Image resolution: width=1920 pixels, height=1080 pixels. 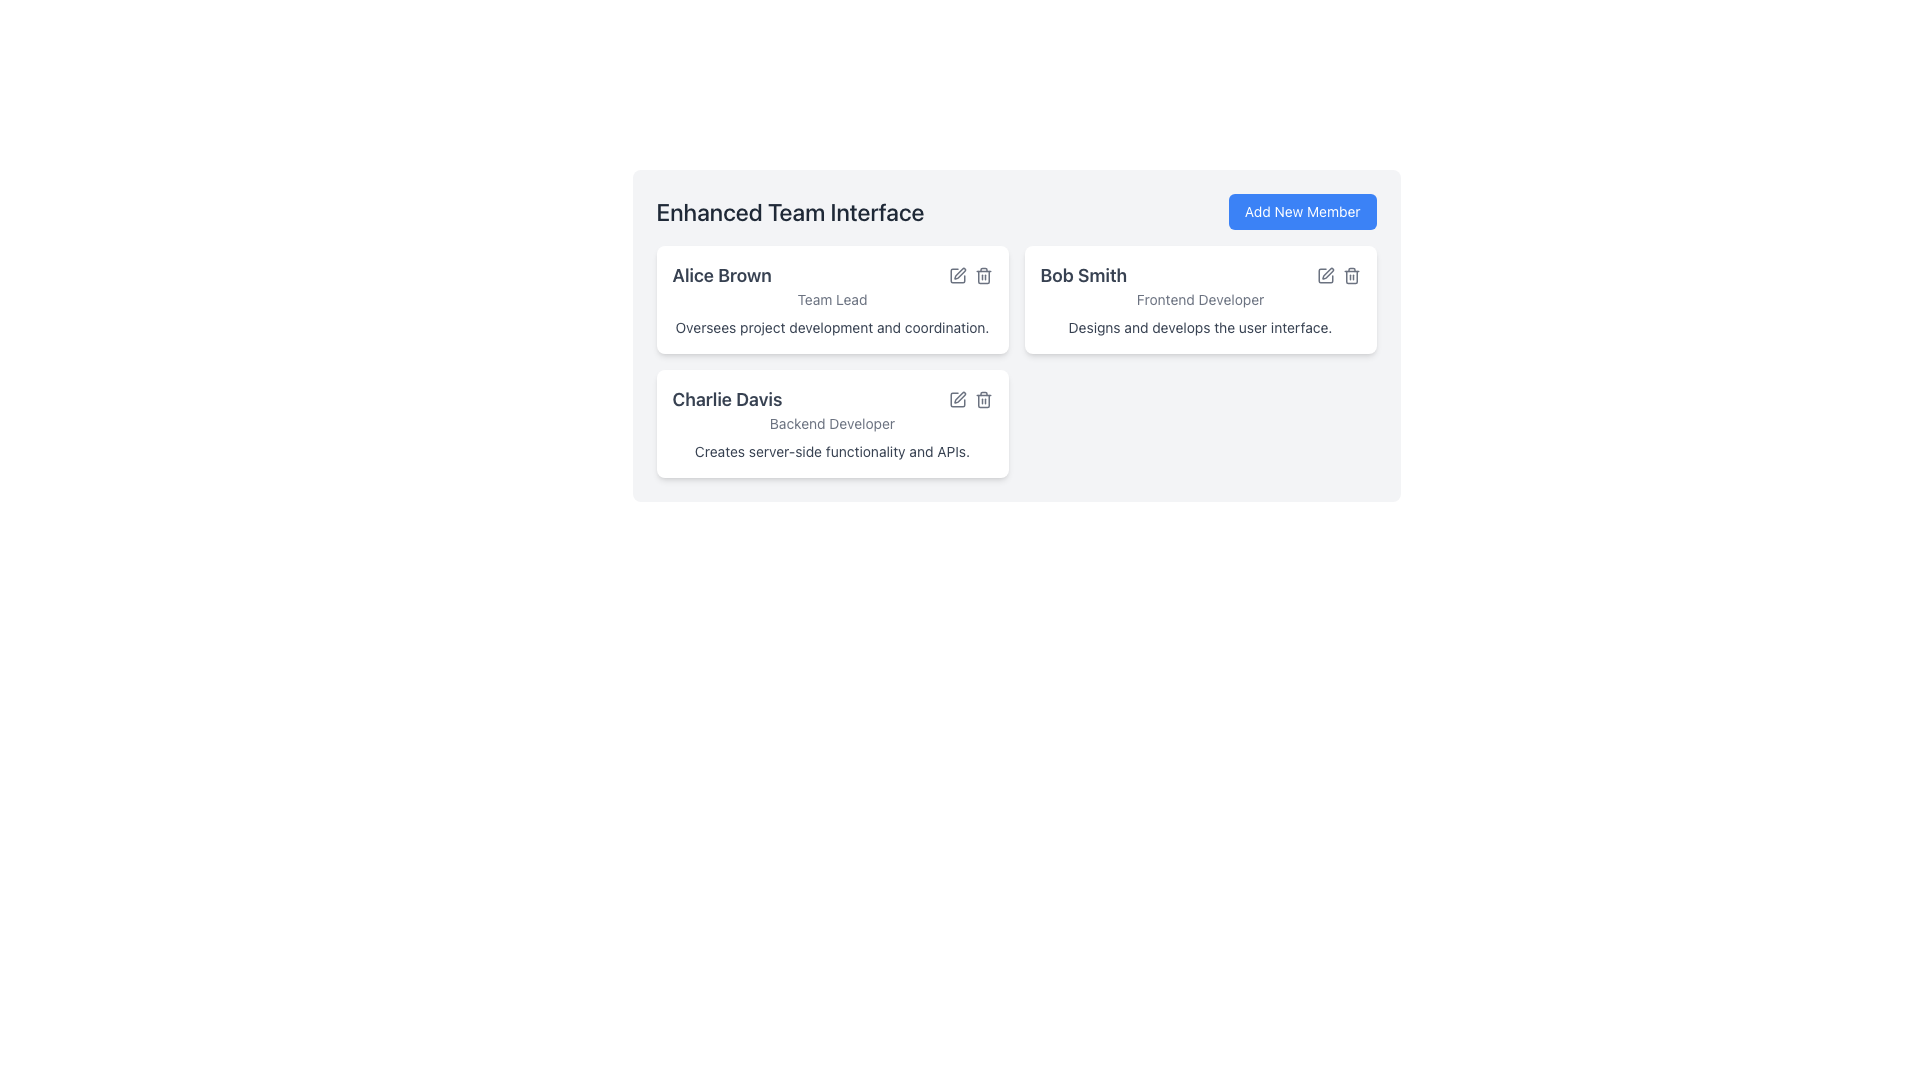 What do you see at coordinates (1082, 276) in the screenshot?
I see `the static text label displaying 'Bob Smith', which is bold and larger than surrounding text, located at the top section of the card next to 'Frontend Developer'` at bounding box center [1082, 276].